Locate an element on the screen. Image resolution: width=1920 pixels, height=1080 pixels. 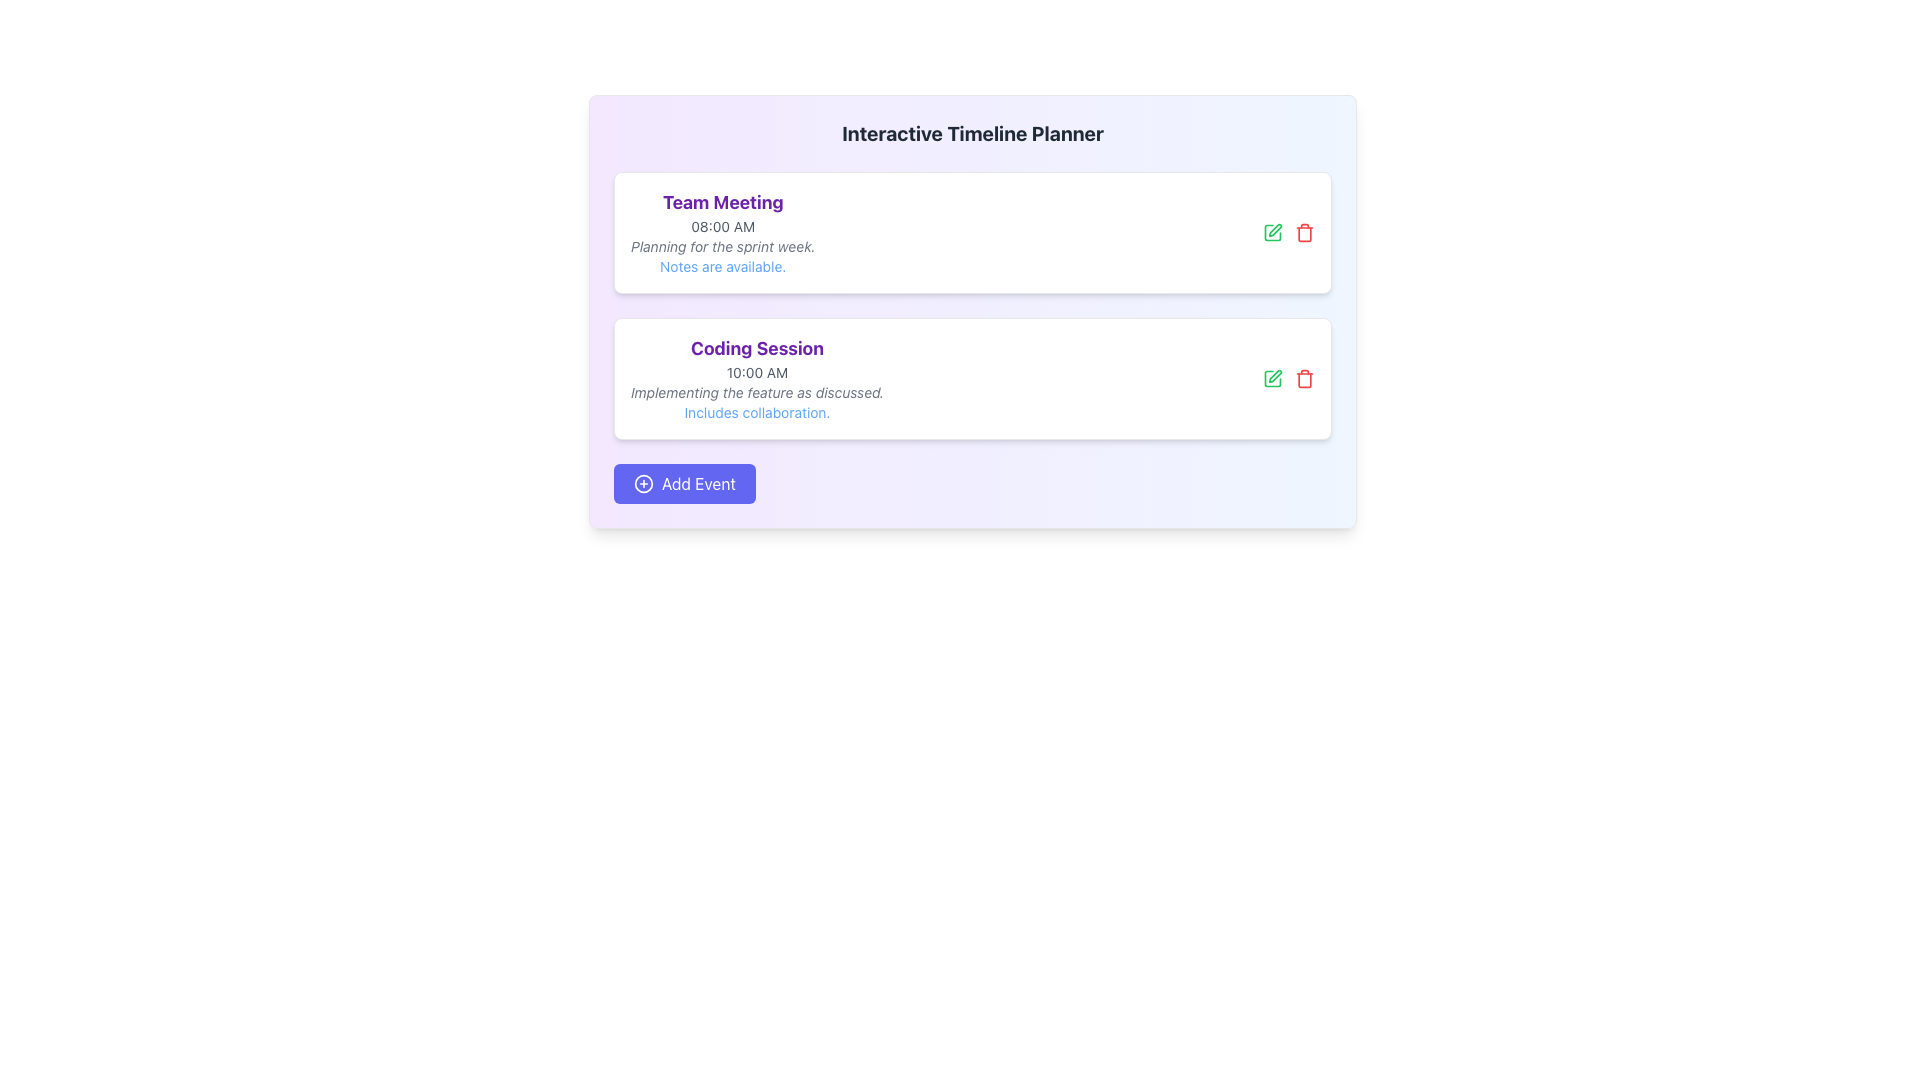
the green square icon with an outline style located to the right of the text block in the second row of the list interface to initiate an edit action is located at coordinates (1271, 231).